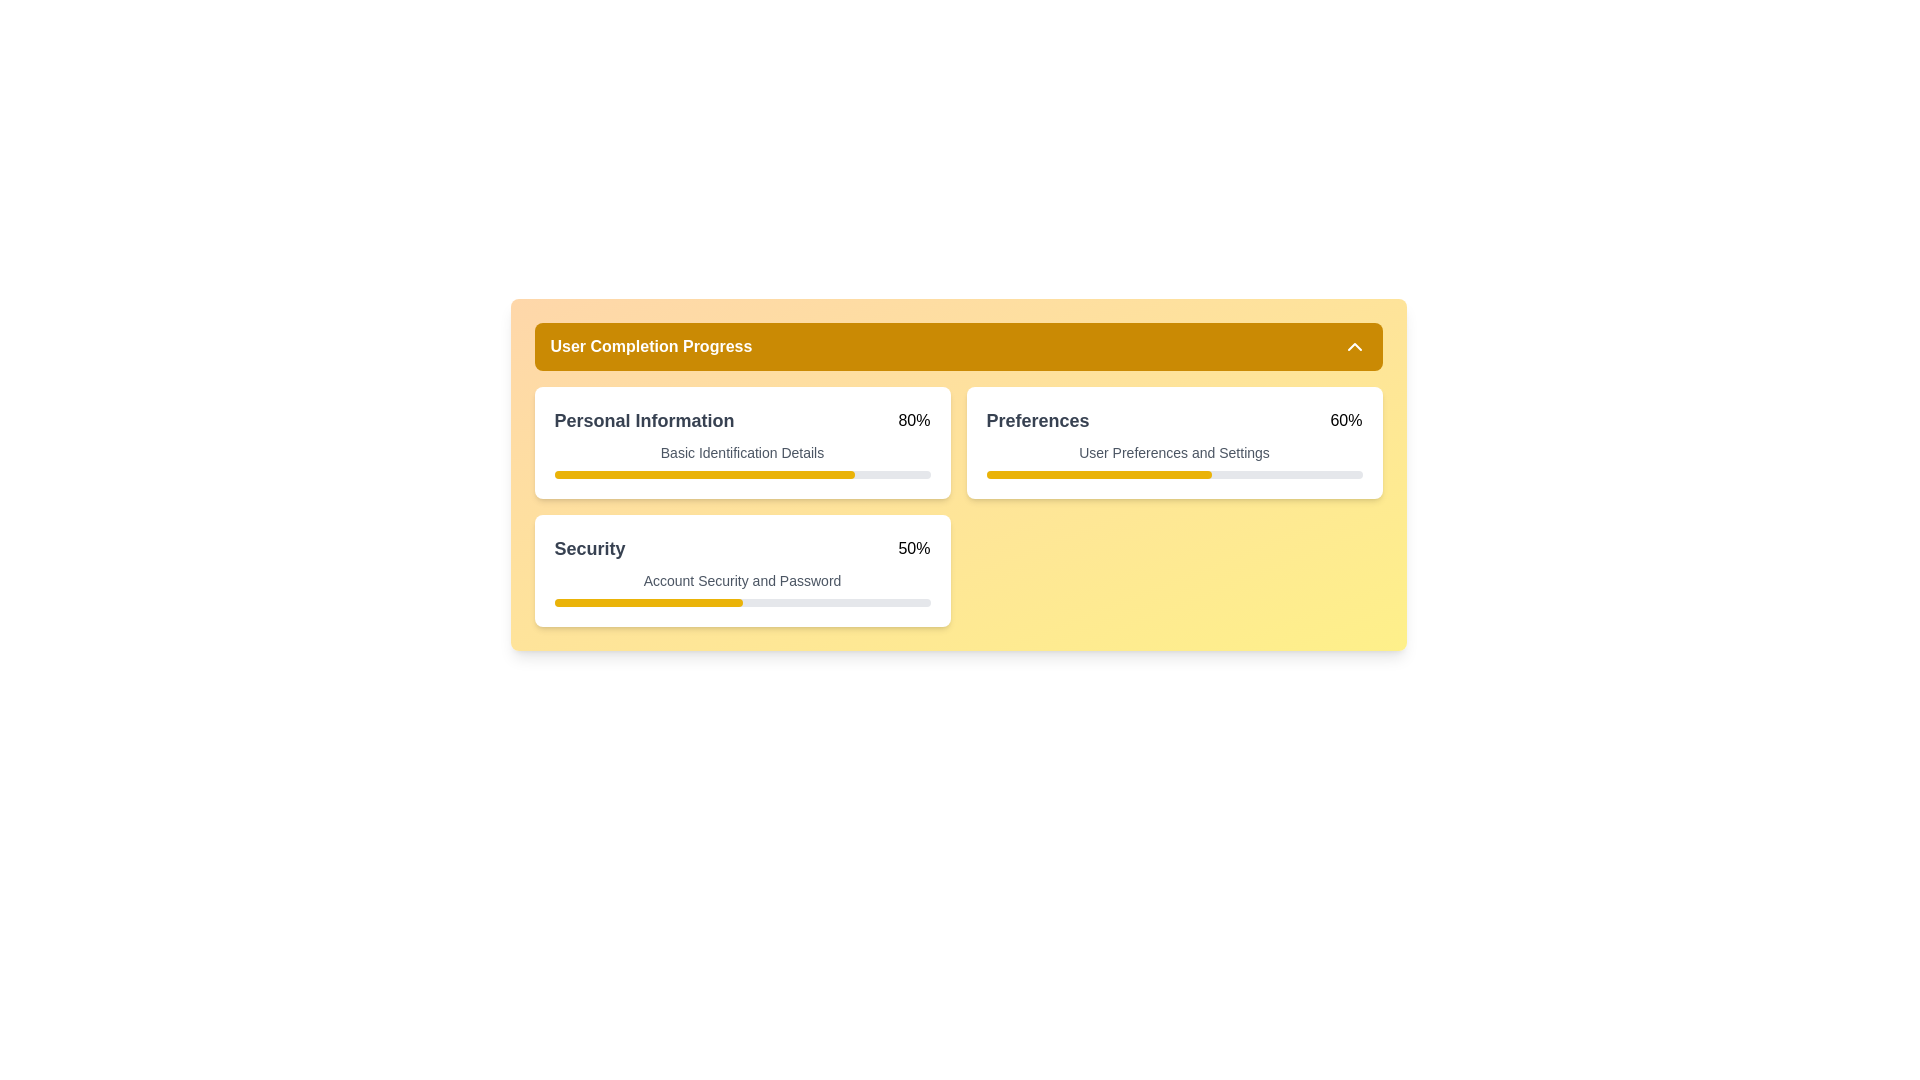 Image resolution: width=1920 pixels, height=1080 pixels. Describe the element at coordinates (957, 474) in the screenshot. I see `the informational progress tracker section that displays completion metrics such as 'Personal Information,' 'Preferences,' and 'Security,' which is centrally located below the 'User Completion Progress' title bar` at that location.